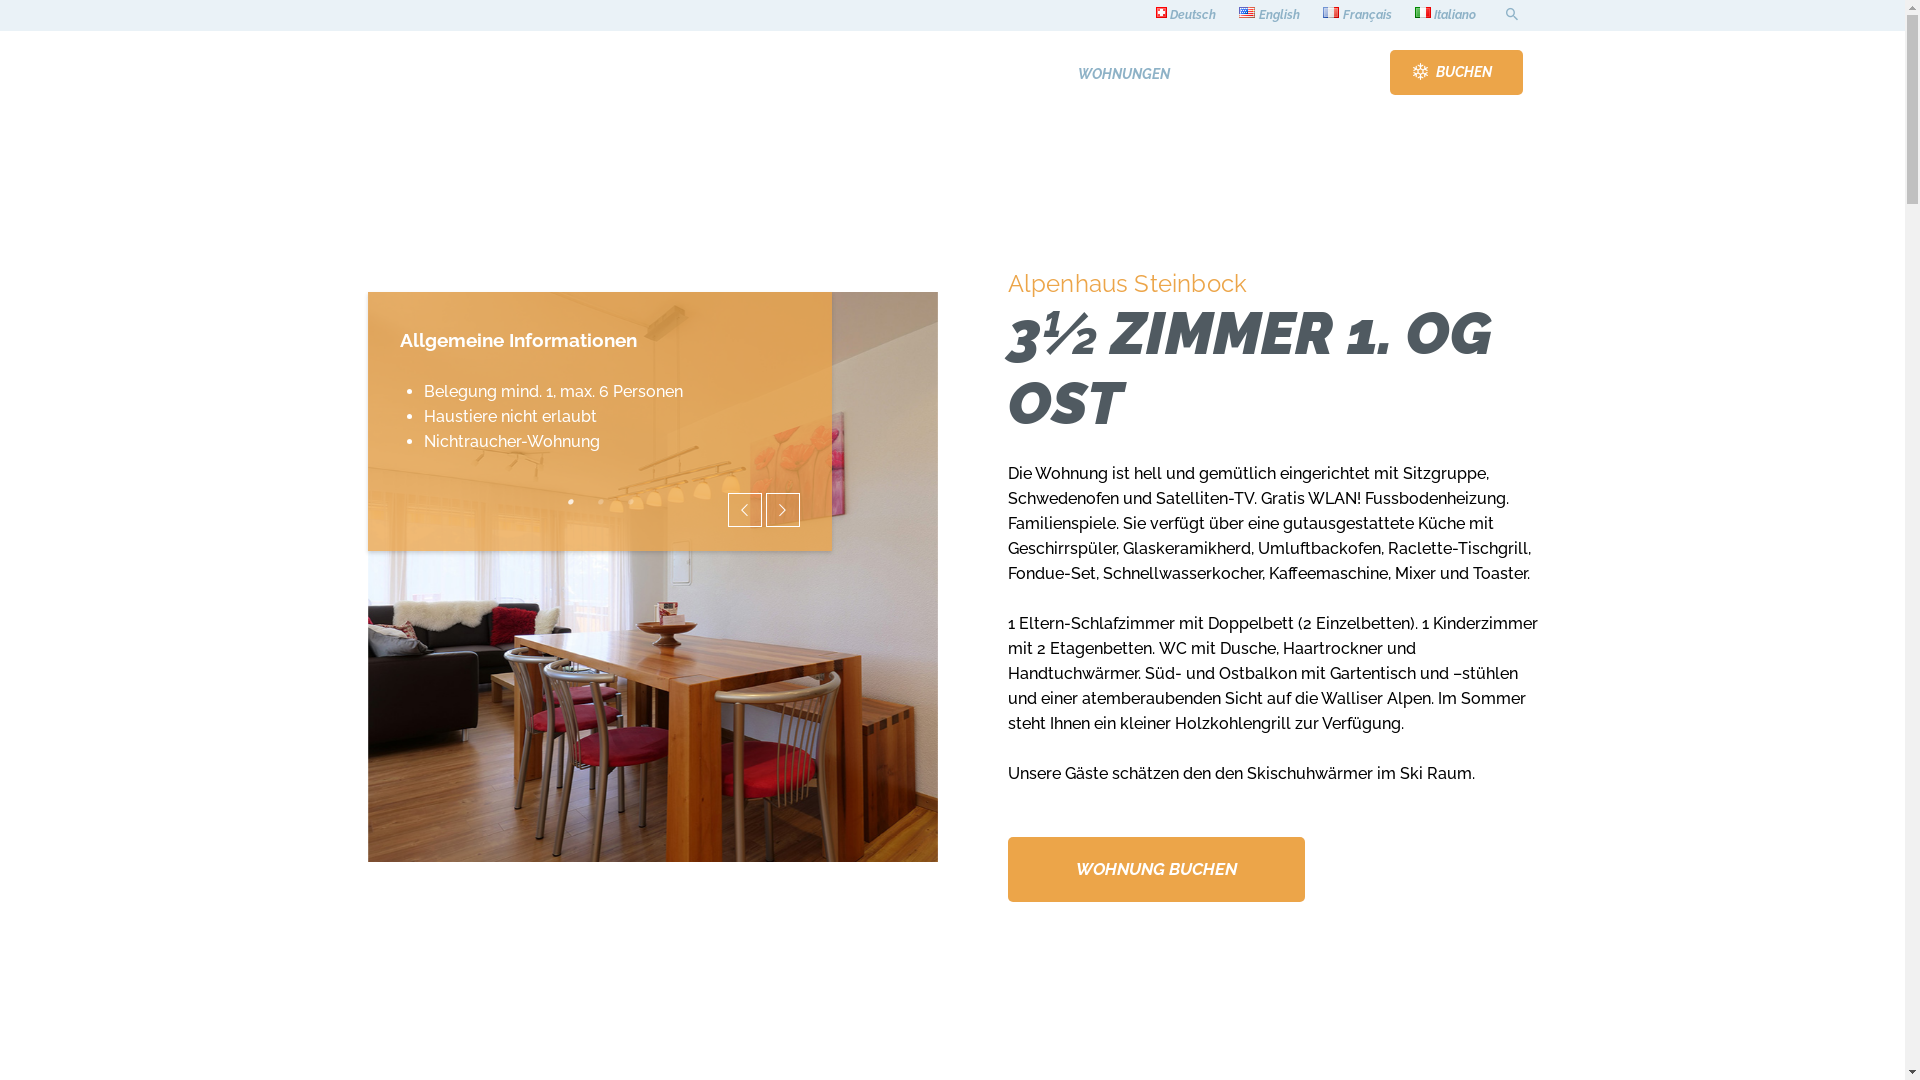 This screenshot has height=1080, width=1920. What do you see at coordinates (1231, 72) in the screenshot?
I see `'ANREISE'` at bounding box center [1231, 72].